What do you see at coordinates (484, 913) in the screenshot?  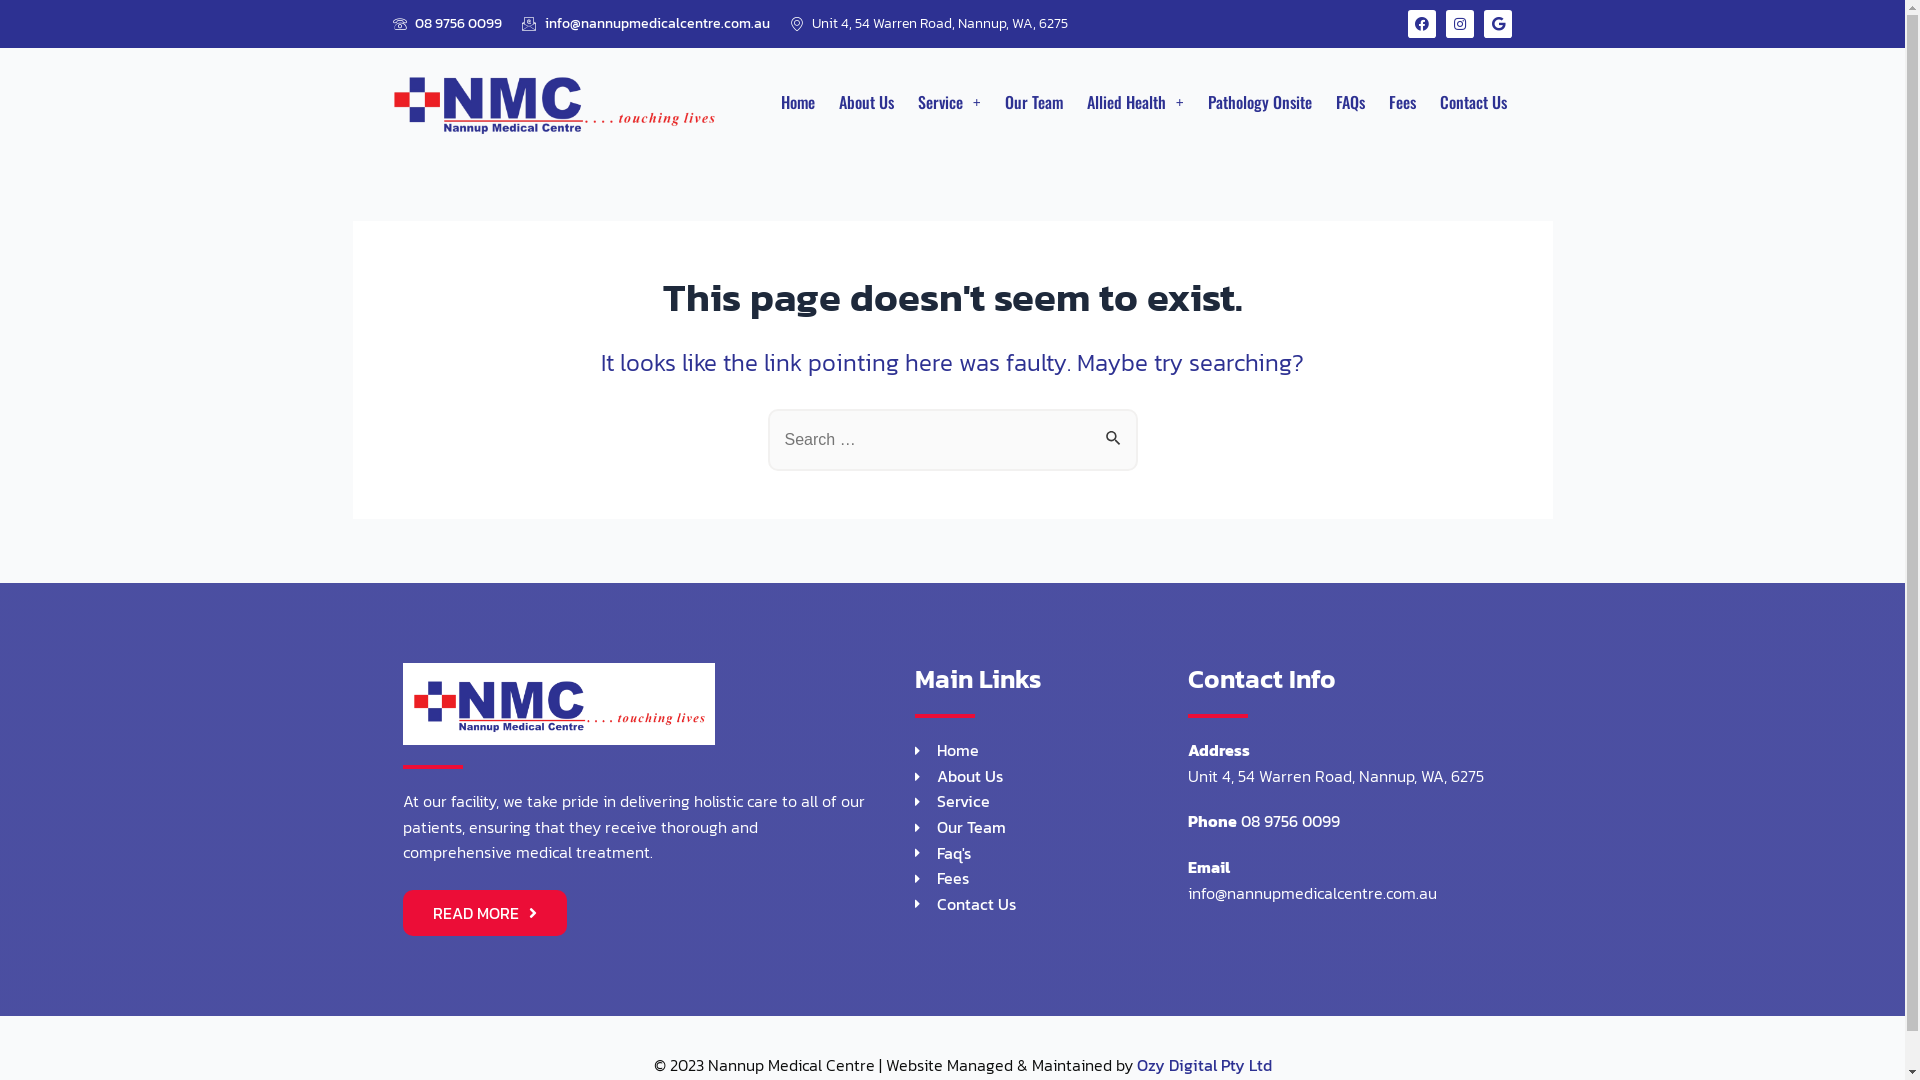 I see `'READ MORE'` at bounding box center [484, 913].